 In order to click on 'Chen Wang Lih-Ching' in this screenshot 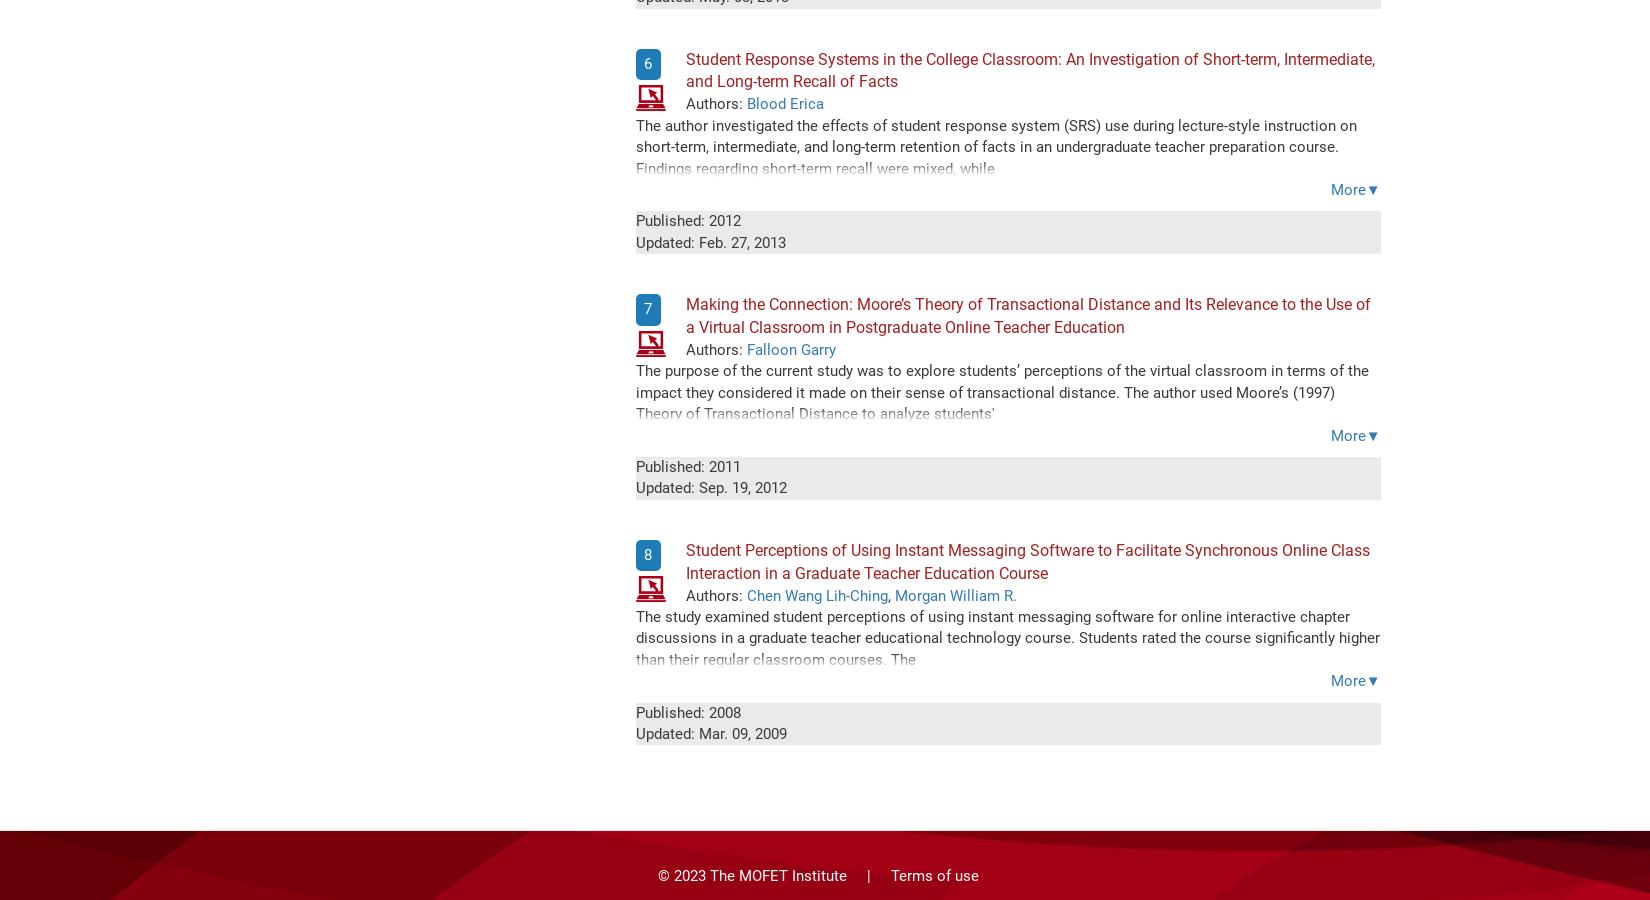, I will do `click(815, 594)`.